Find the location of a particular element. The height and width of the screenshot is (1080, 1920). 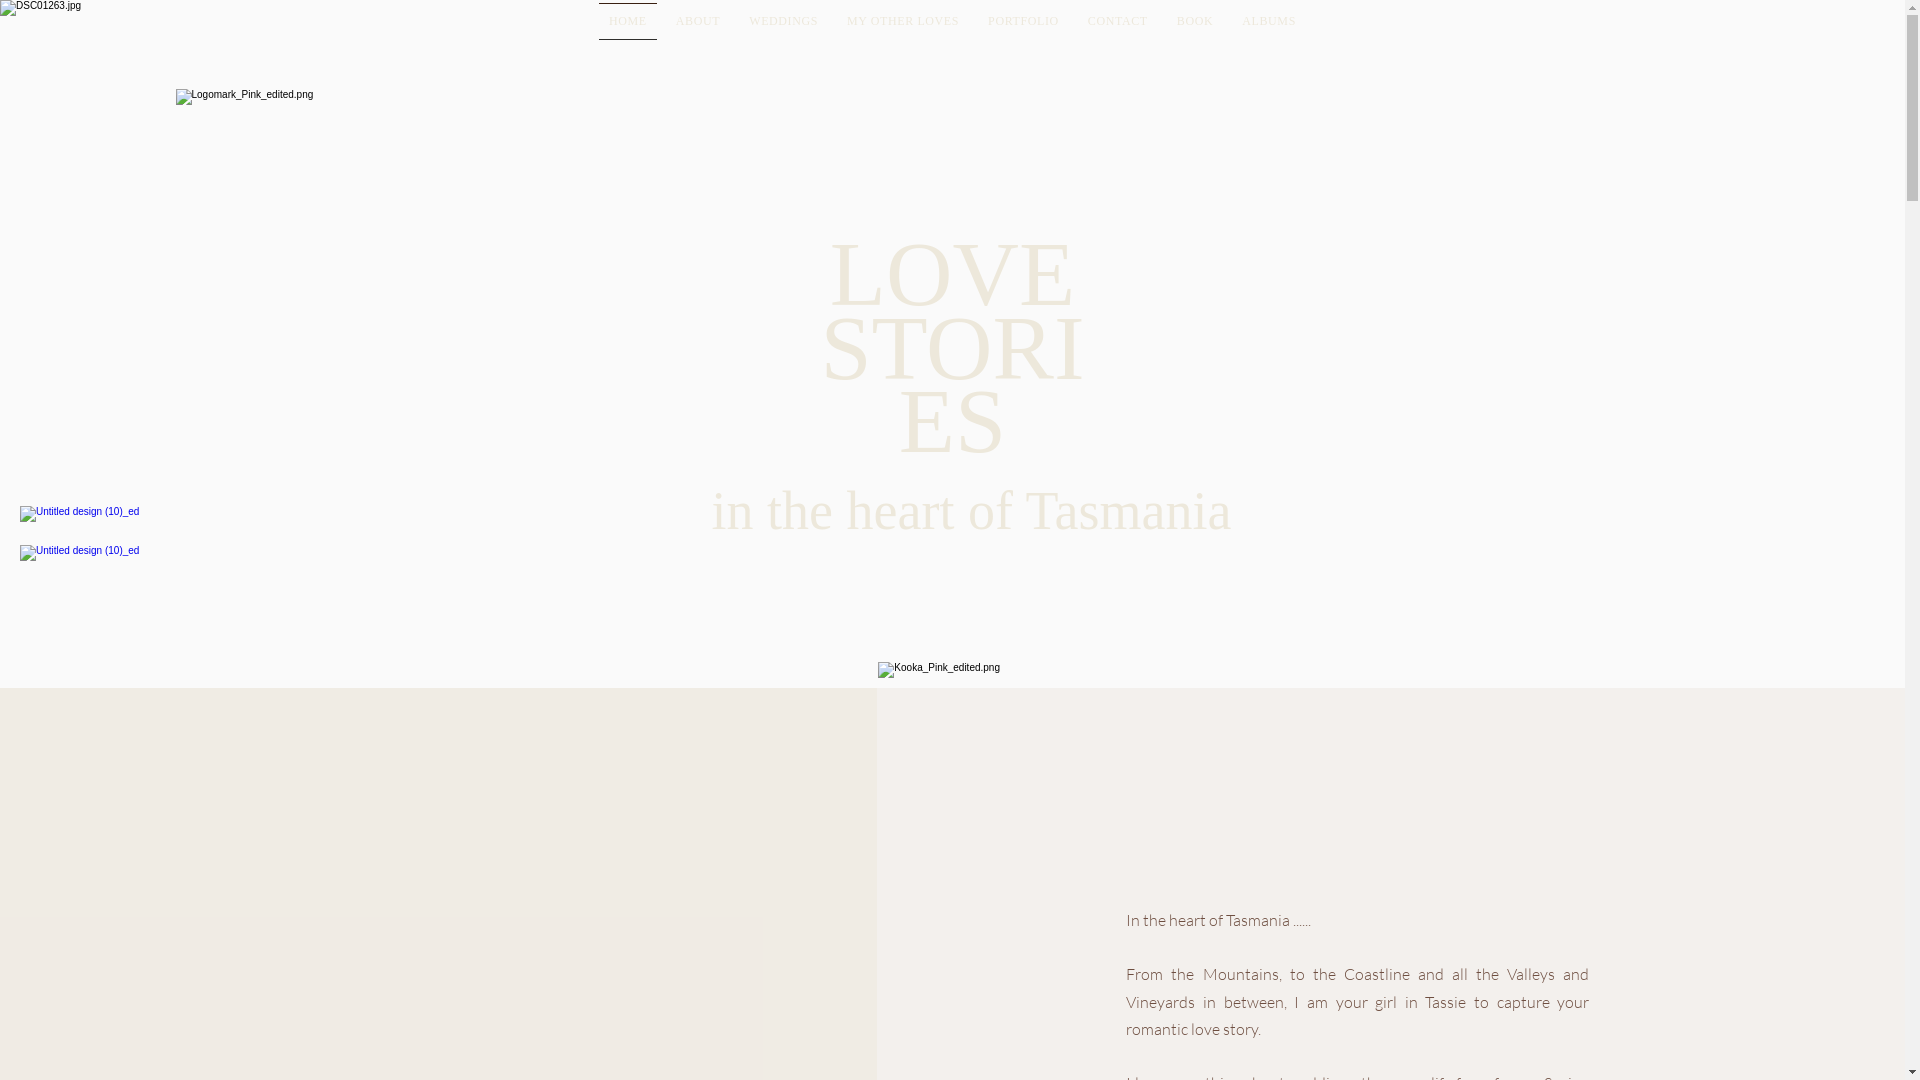

'PORTFOLIO' is located at coordinates (1023, 21).